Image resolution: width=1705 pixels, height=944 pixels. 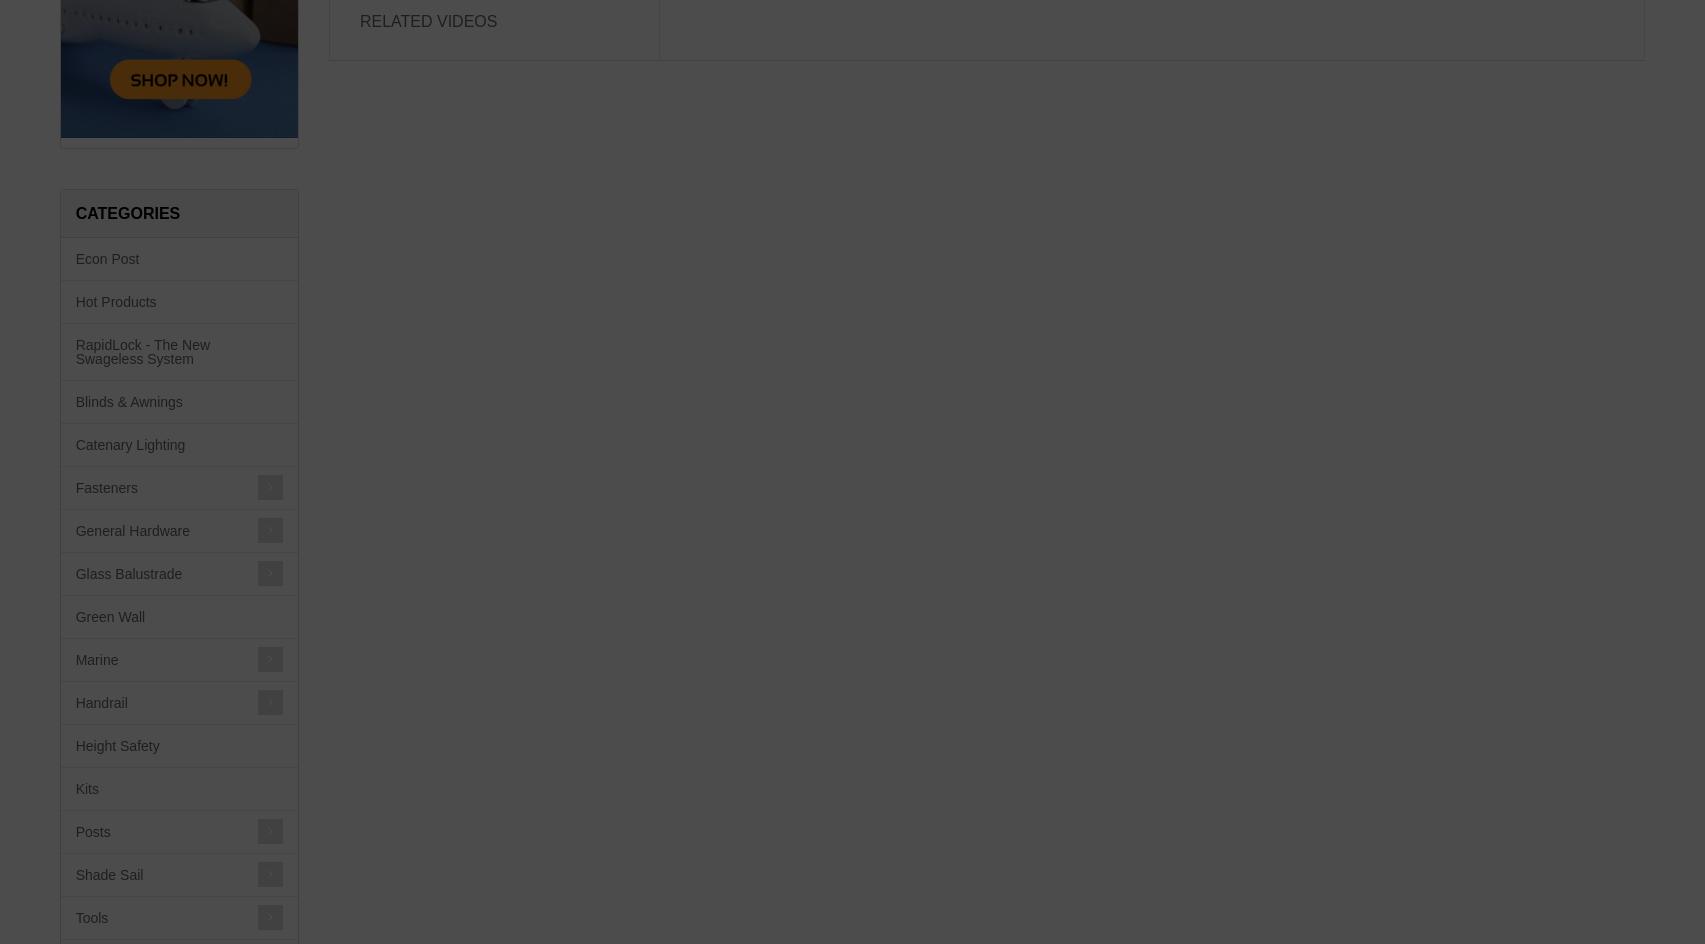 I want to click on 'Blinds & Awnings', so click(x=128, y=401).